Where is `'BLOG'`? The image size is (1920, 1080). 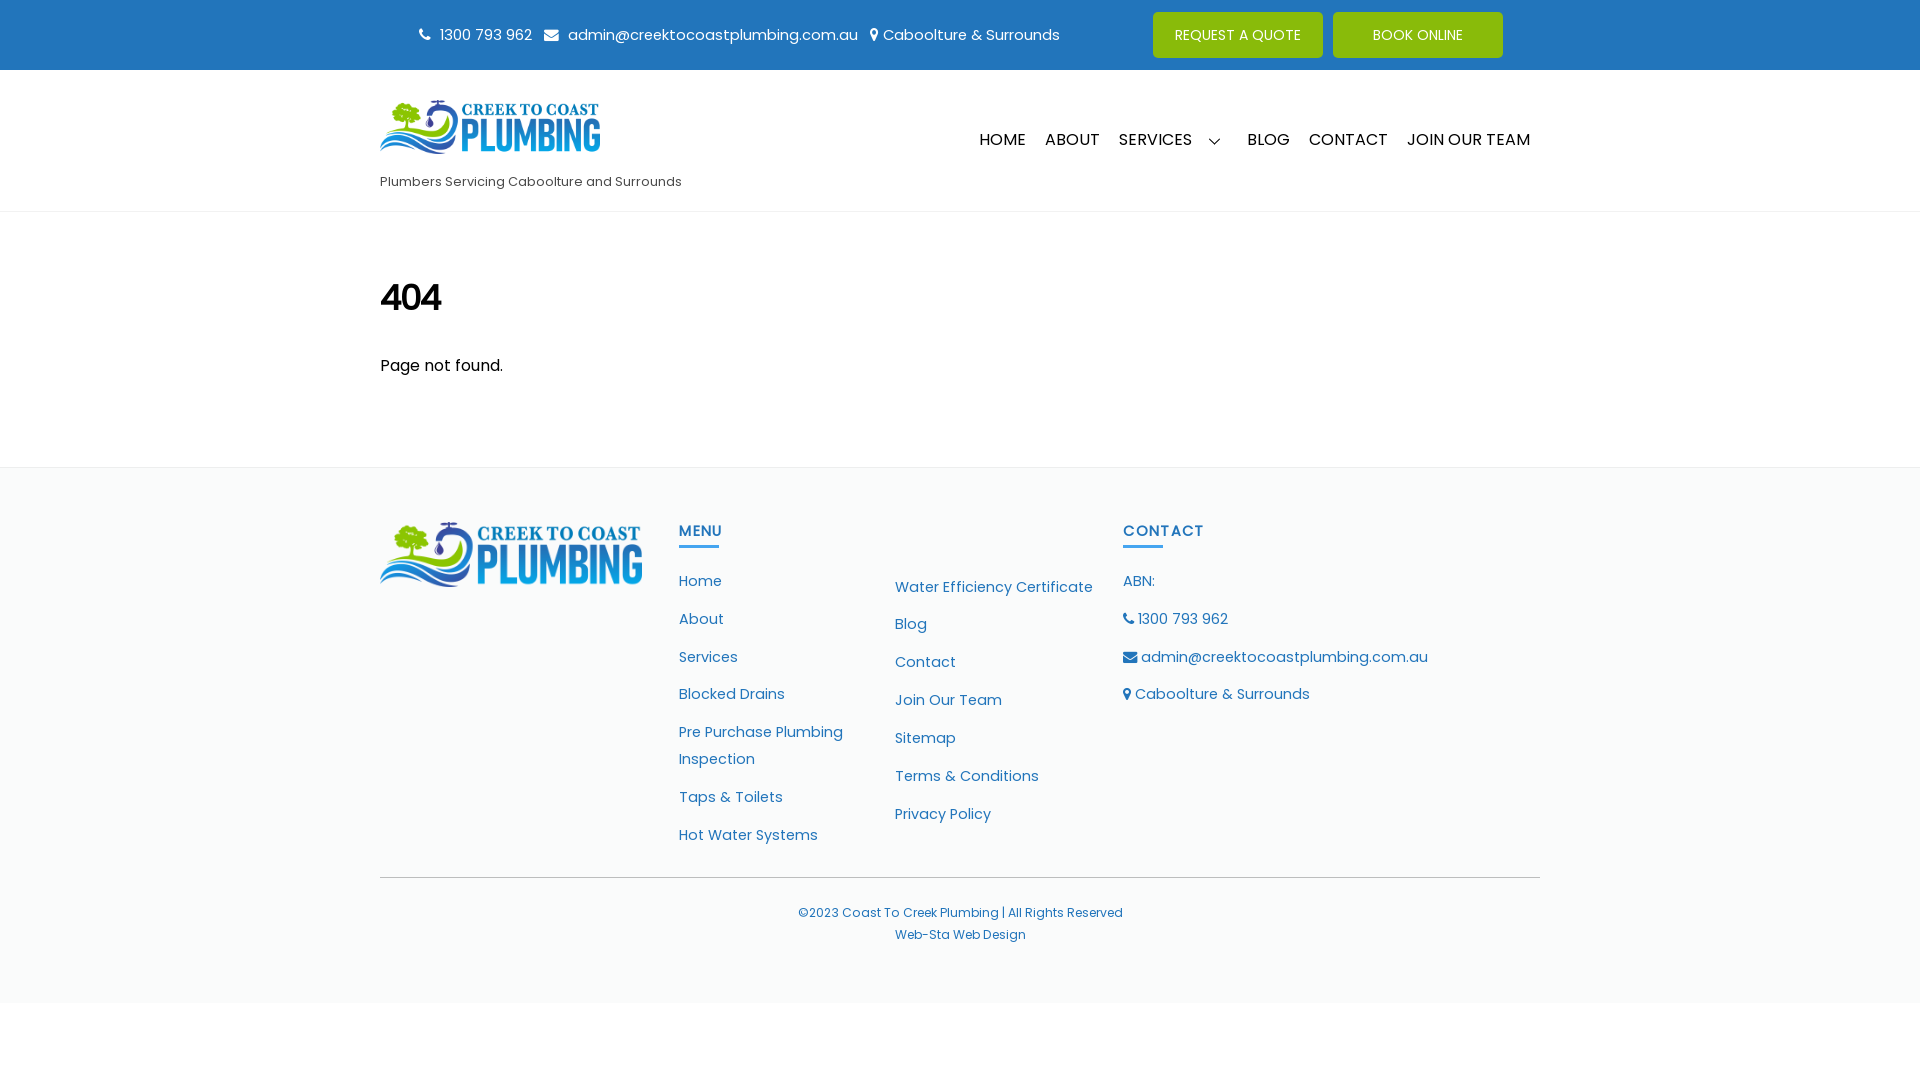 'BLOG' is located at coordinates (1266, 140).